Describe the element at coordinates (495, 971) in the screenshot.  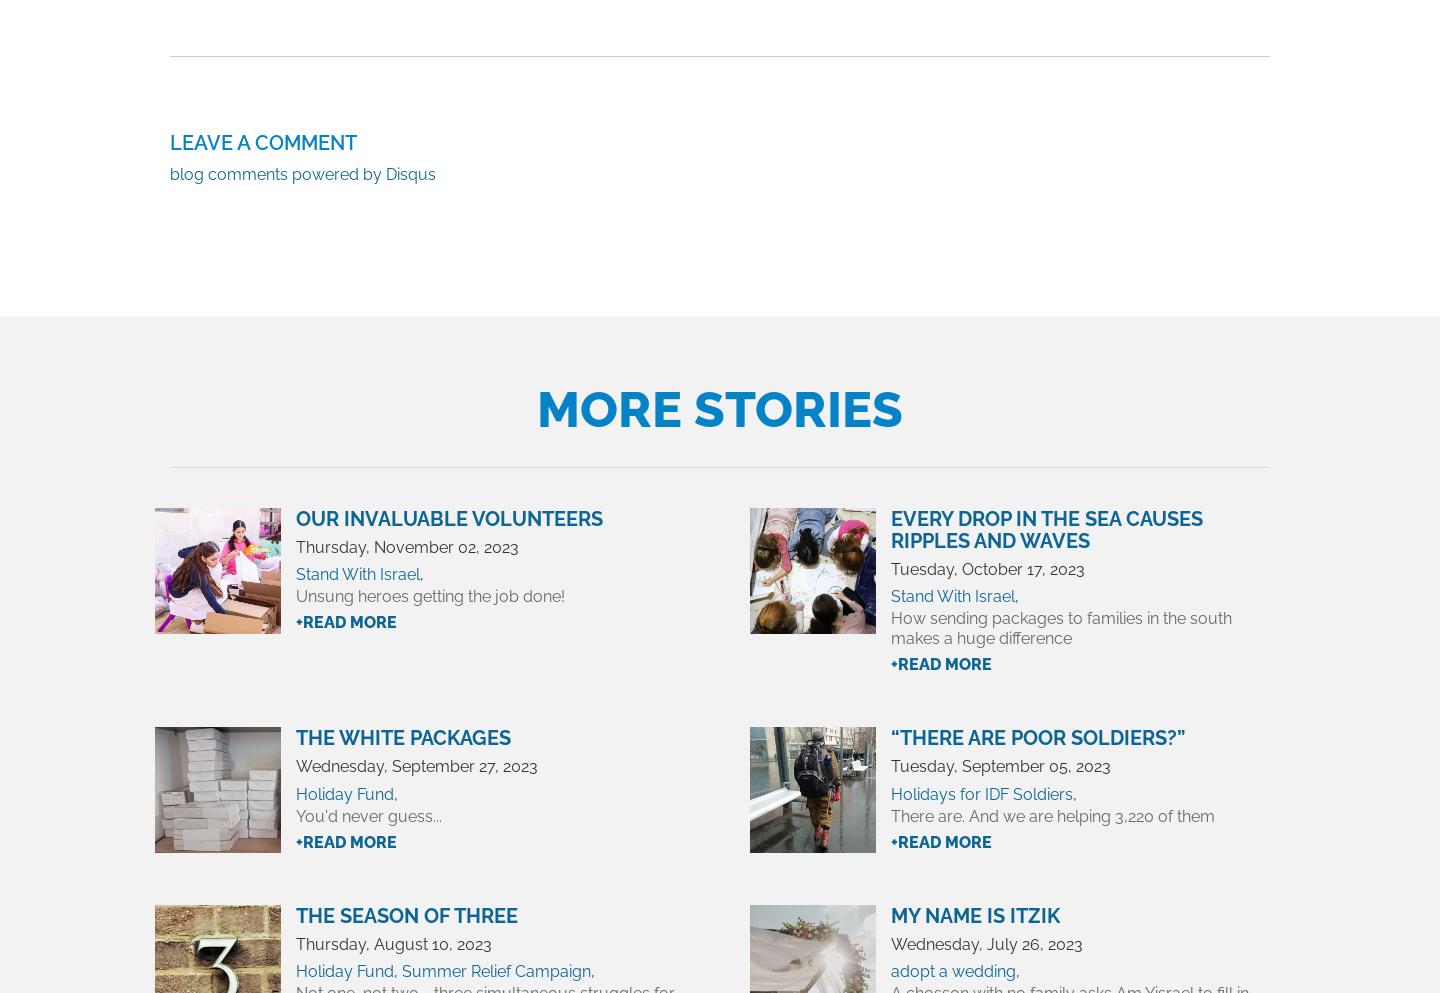
I see `'Summer Relief Campaign'` at that location.